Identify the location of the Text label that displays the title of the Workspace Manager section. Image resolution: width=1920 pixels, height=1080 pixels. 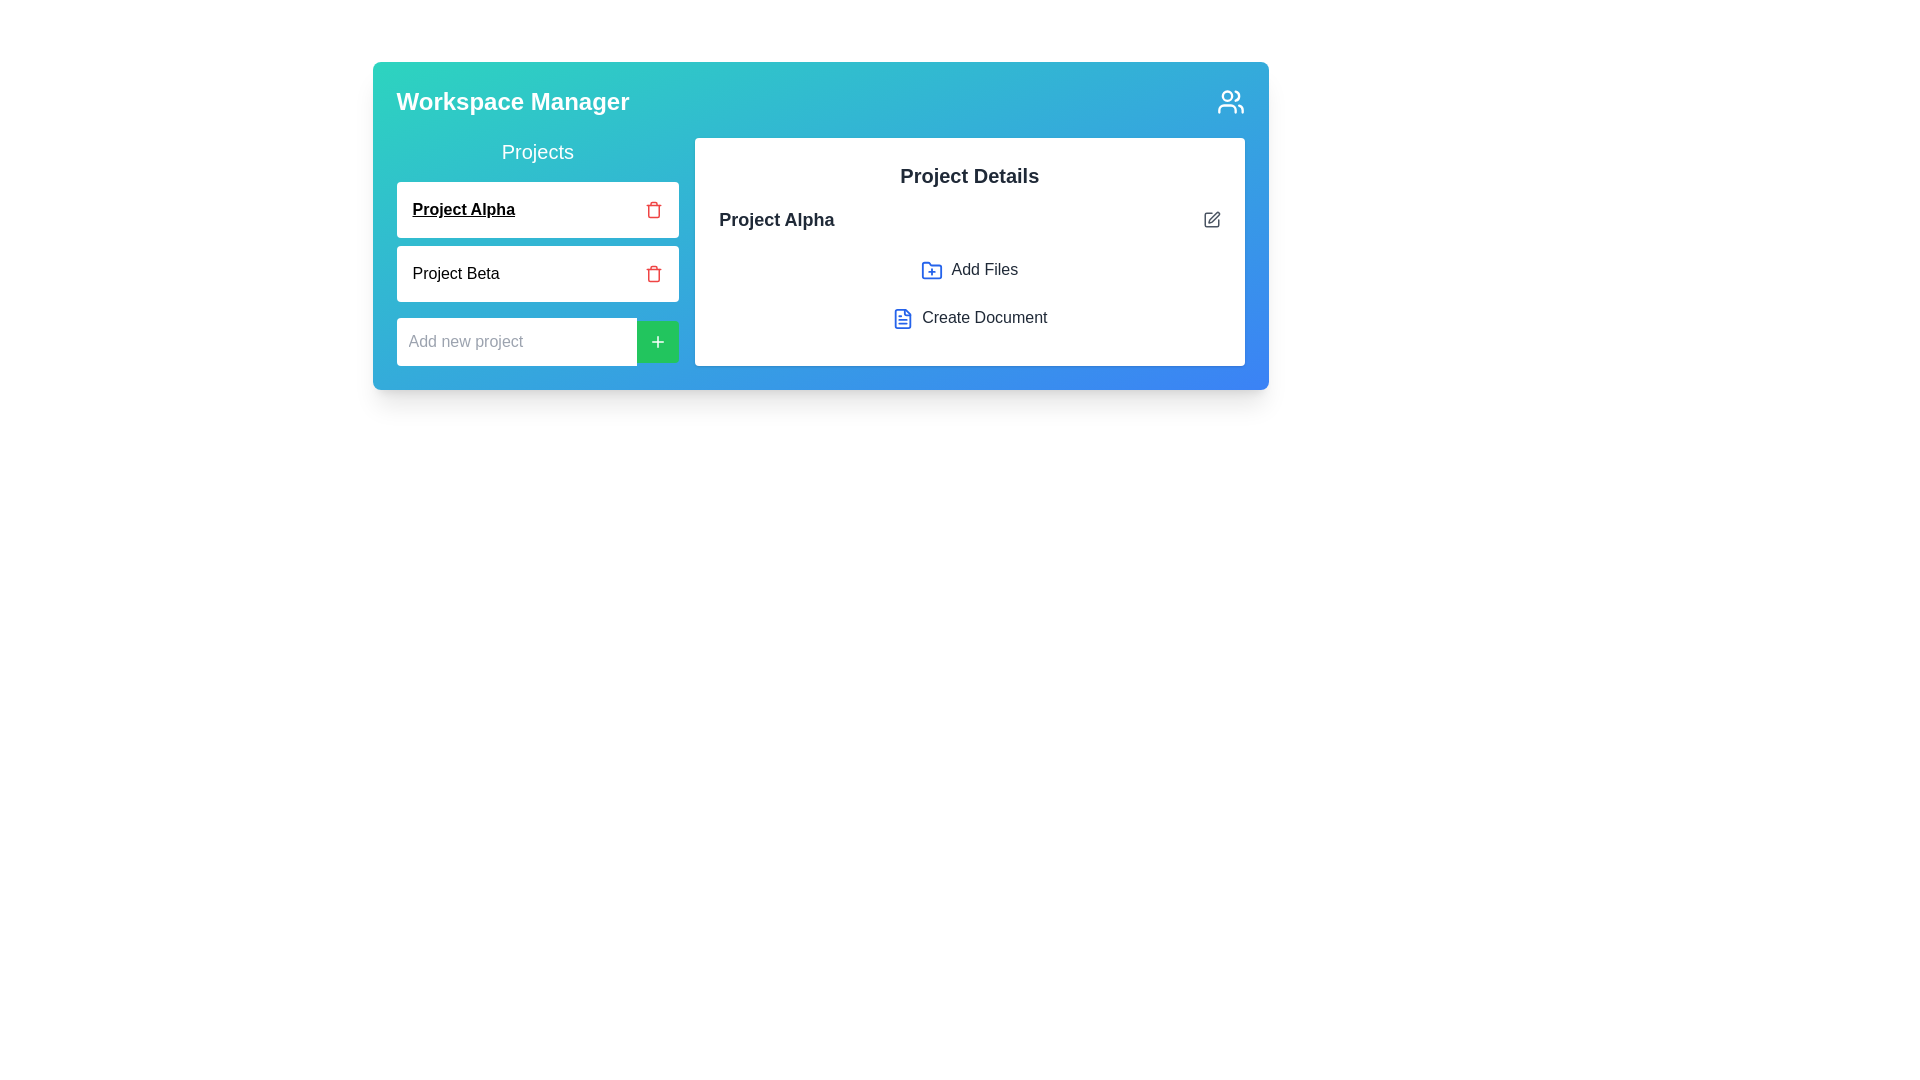
(513, 101).